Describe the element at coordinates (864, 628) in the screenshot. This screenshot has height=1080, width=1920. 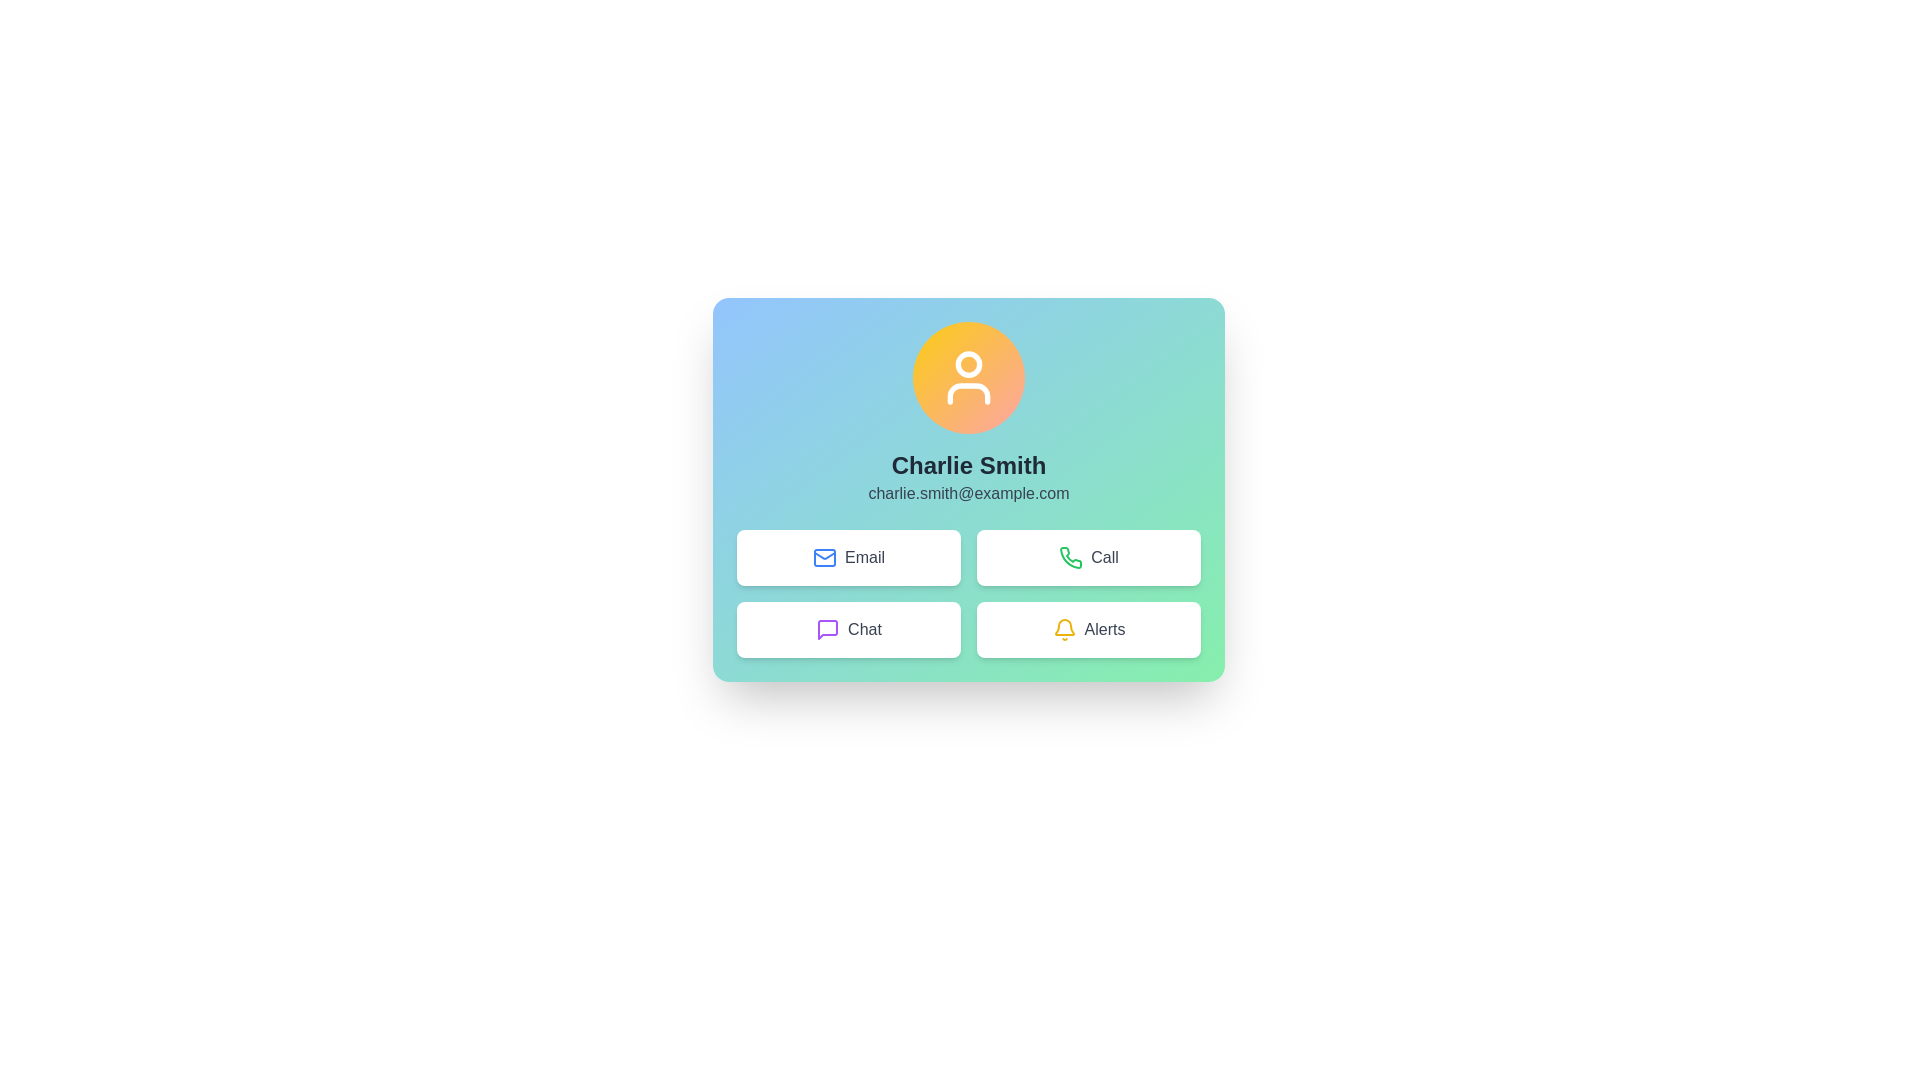
I see `the 'Chat' text label, which is part of a button featuring a speech bubble icon, located in the bottom-left section of a grid of options` at that location.